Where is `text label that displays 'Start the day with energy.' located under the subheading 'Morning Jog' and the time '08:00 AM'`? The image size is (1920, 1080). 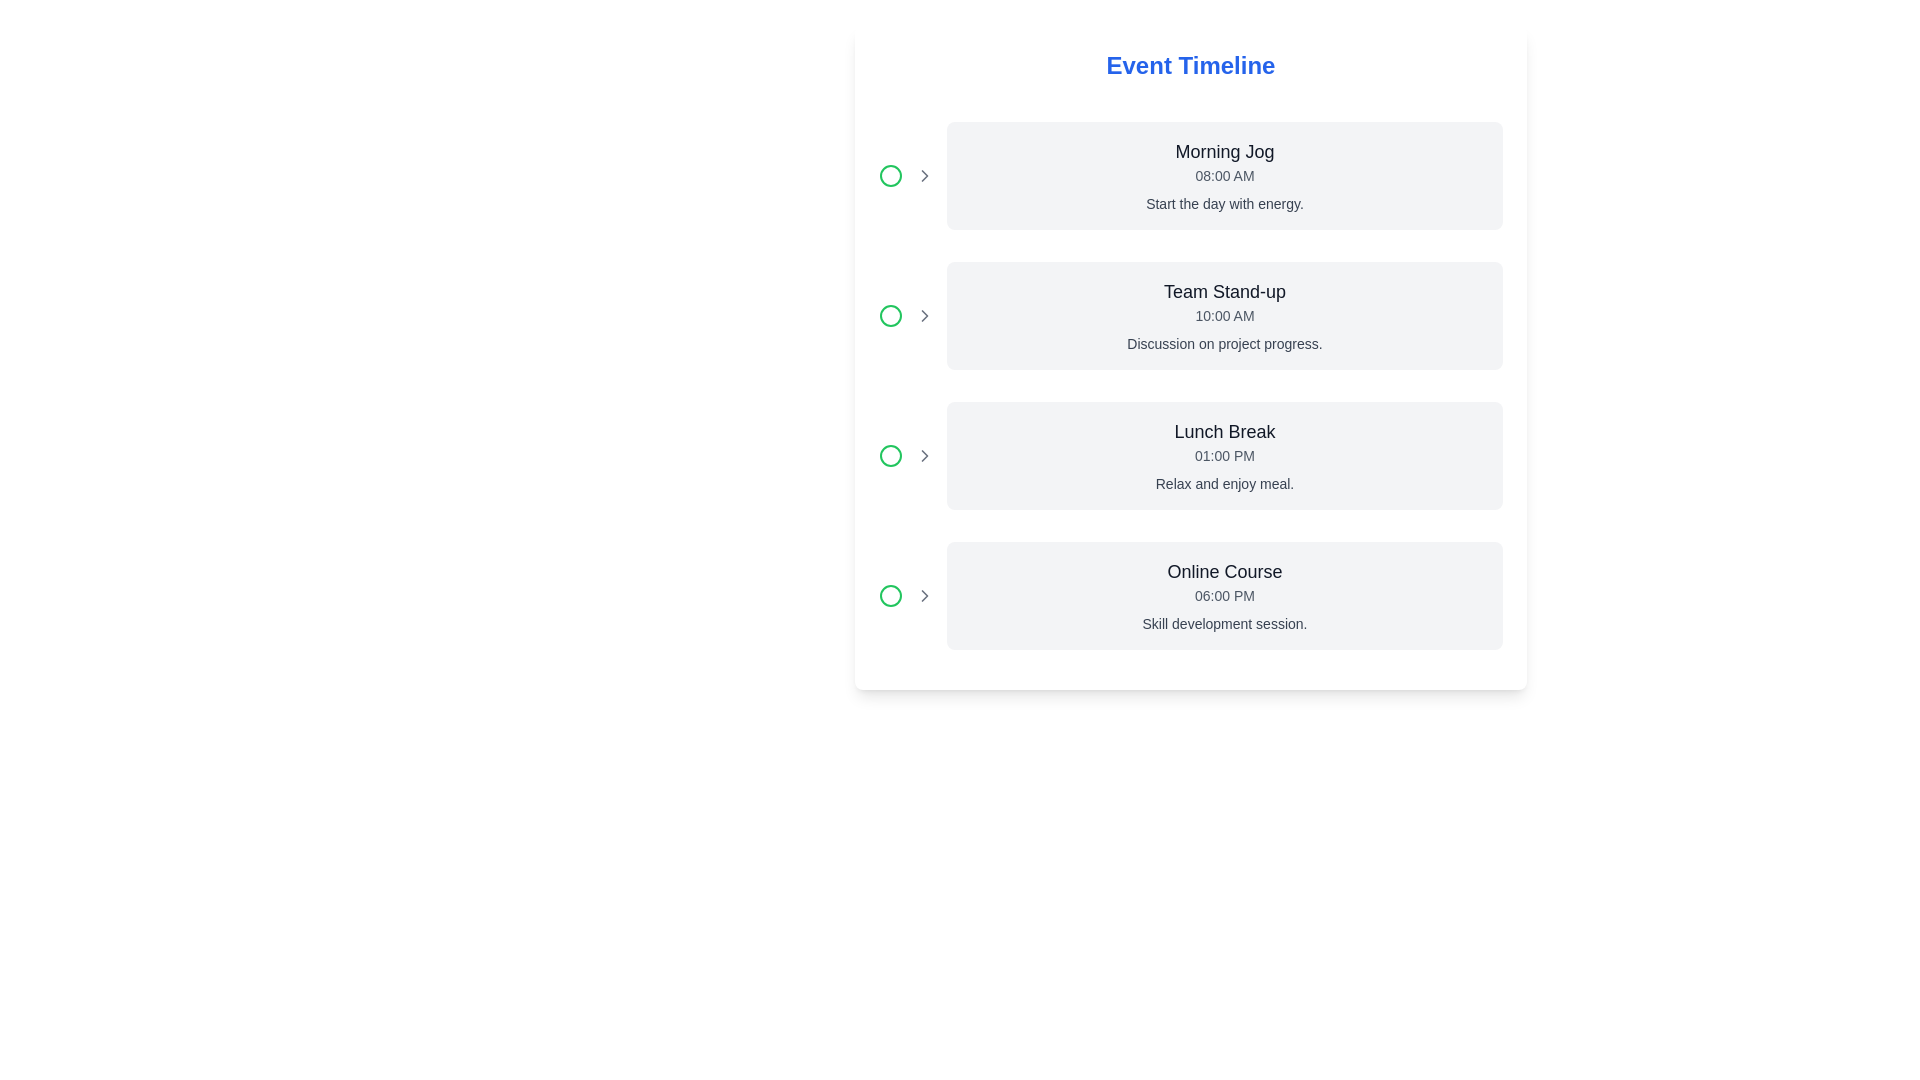
text label that displays 'Start the day with energy.' located under the subheading 'Morning Jog' and the time '08:00 AM' is located at coordinates (1223, 204).